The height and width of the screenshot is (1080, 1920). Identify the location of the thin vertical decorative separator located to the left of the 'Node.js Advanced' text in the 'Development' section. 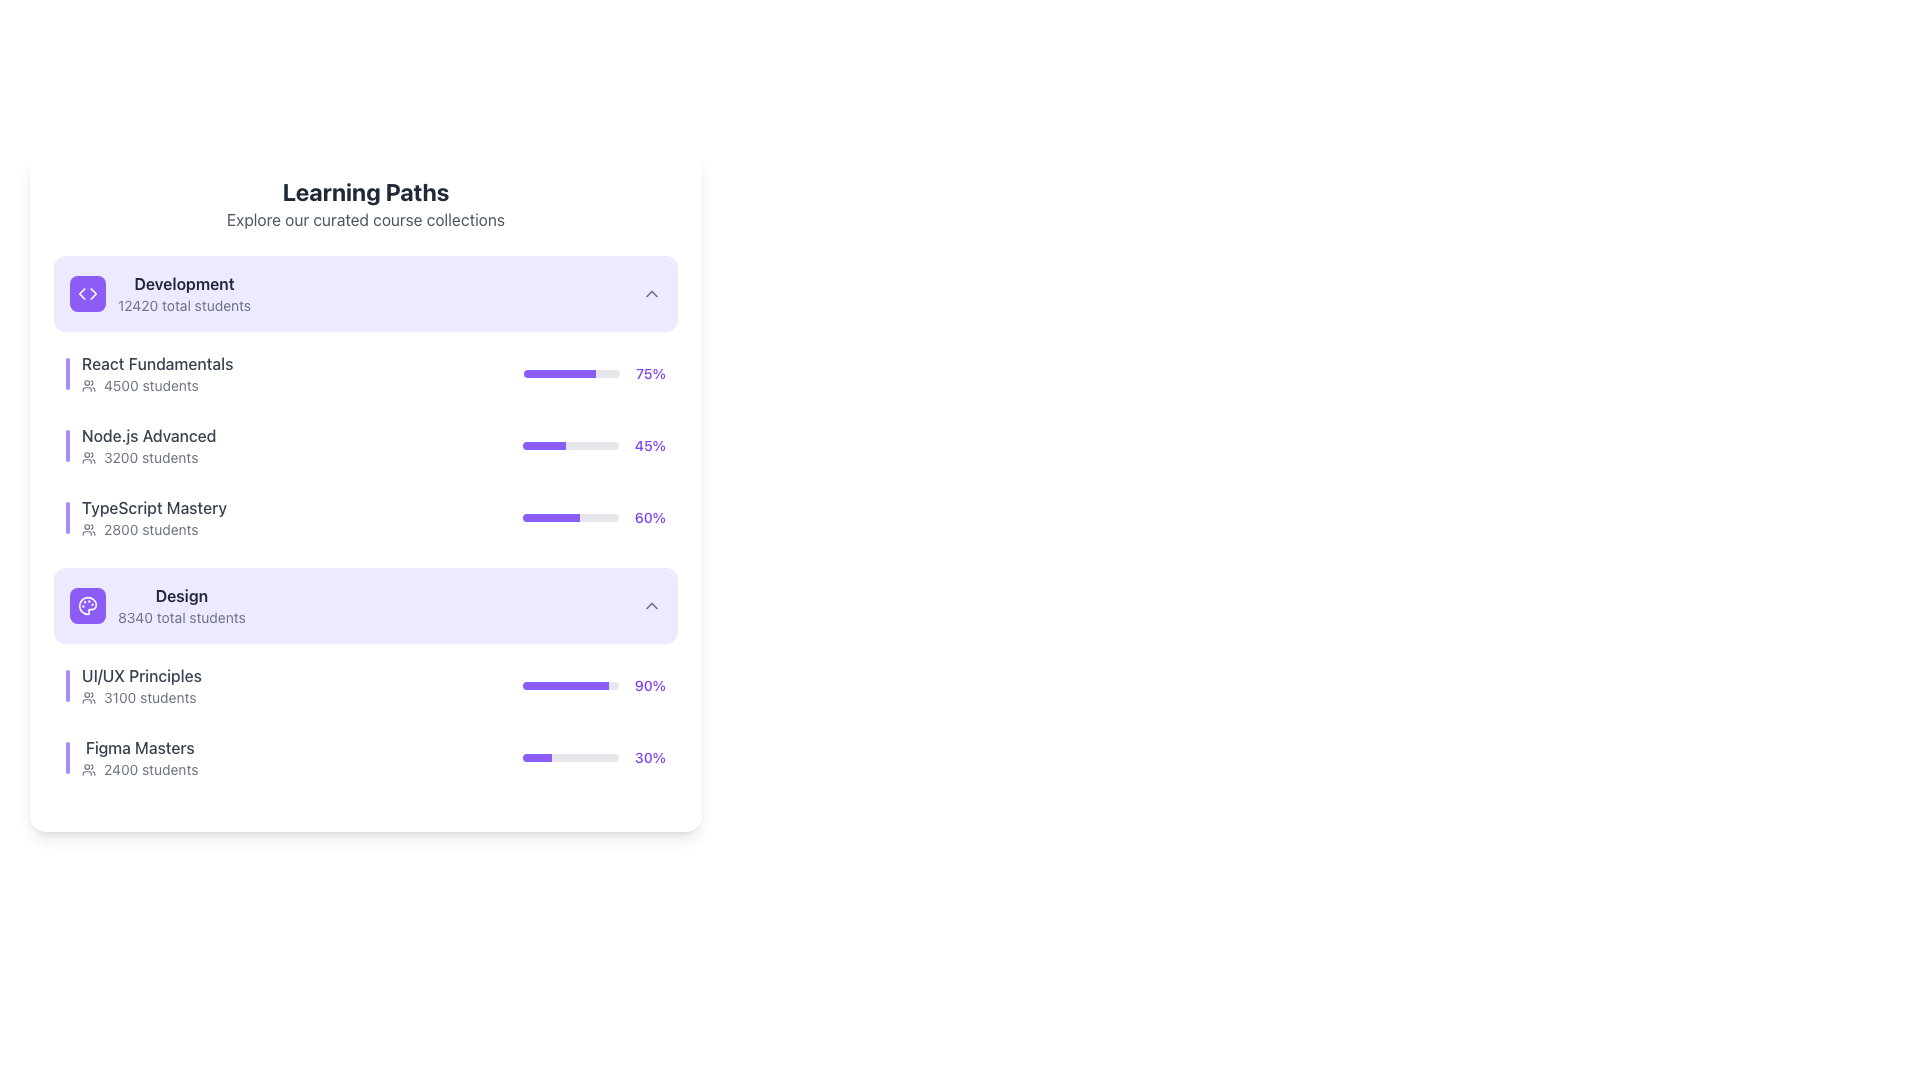
(67, 445).